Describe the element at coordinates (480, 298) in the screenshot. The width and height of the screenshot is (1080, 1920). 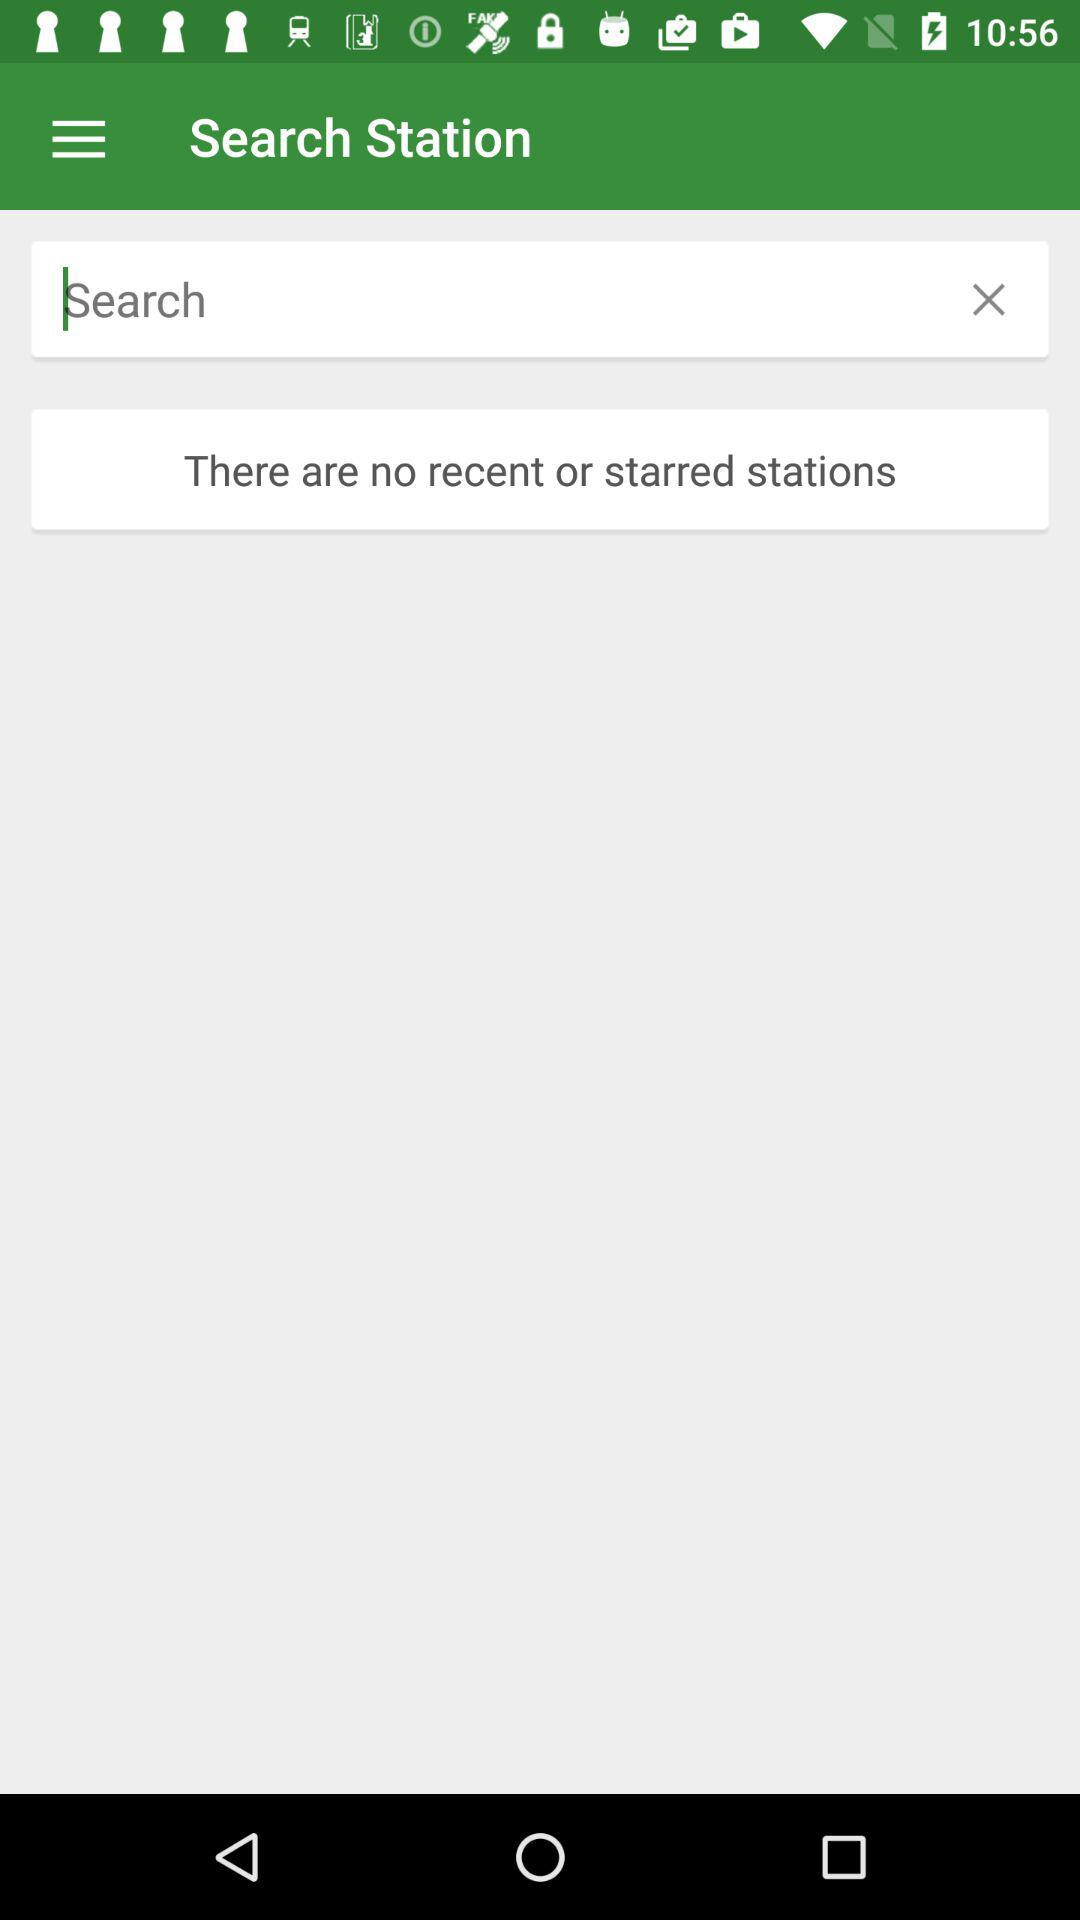
I see `search` at that location.